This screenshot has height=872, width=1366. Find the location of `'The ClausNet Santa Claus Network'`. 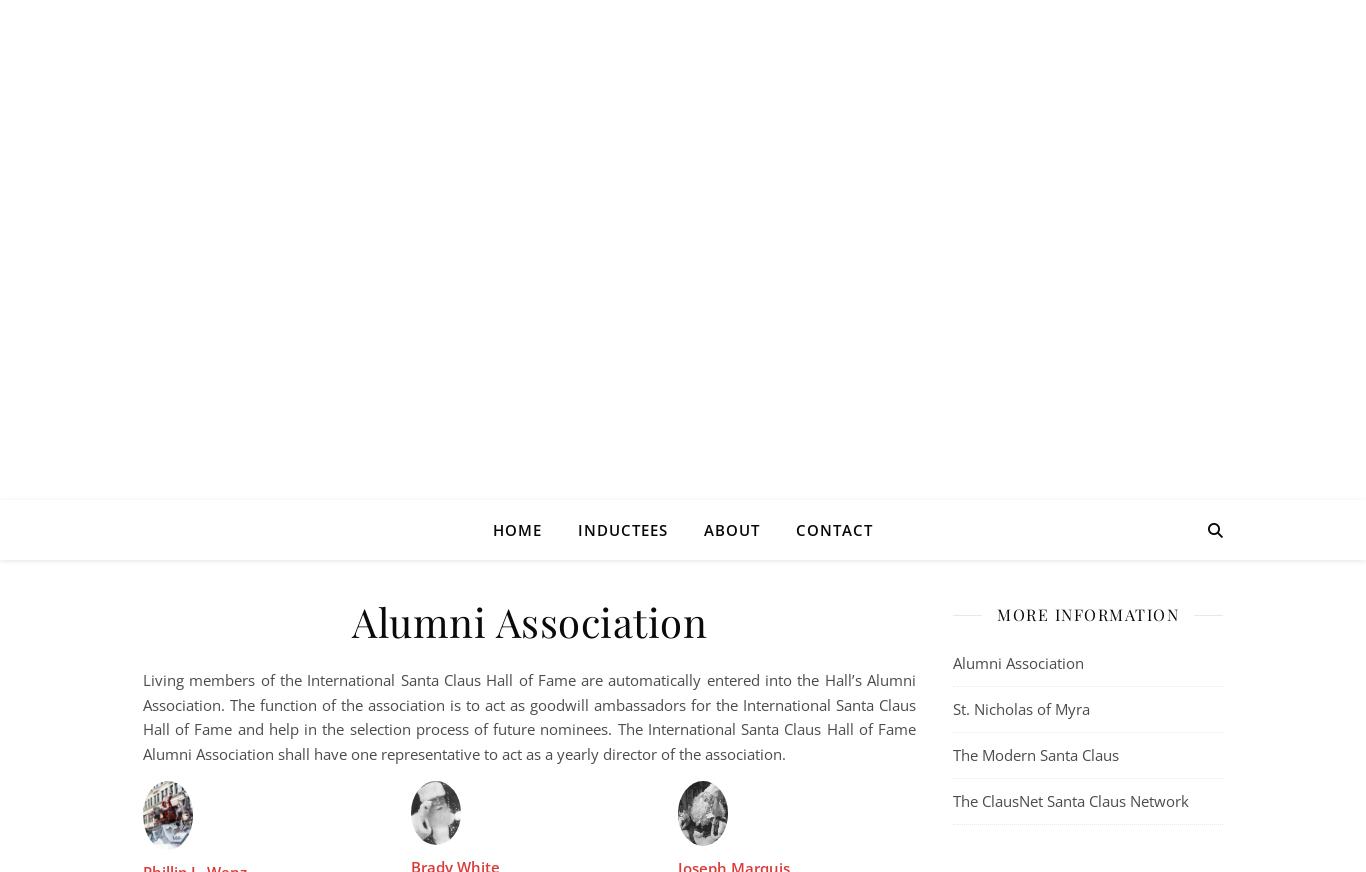

'The ClausNet Santa Claus Network' is located at coordinates (1069, 801).